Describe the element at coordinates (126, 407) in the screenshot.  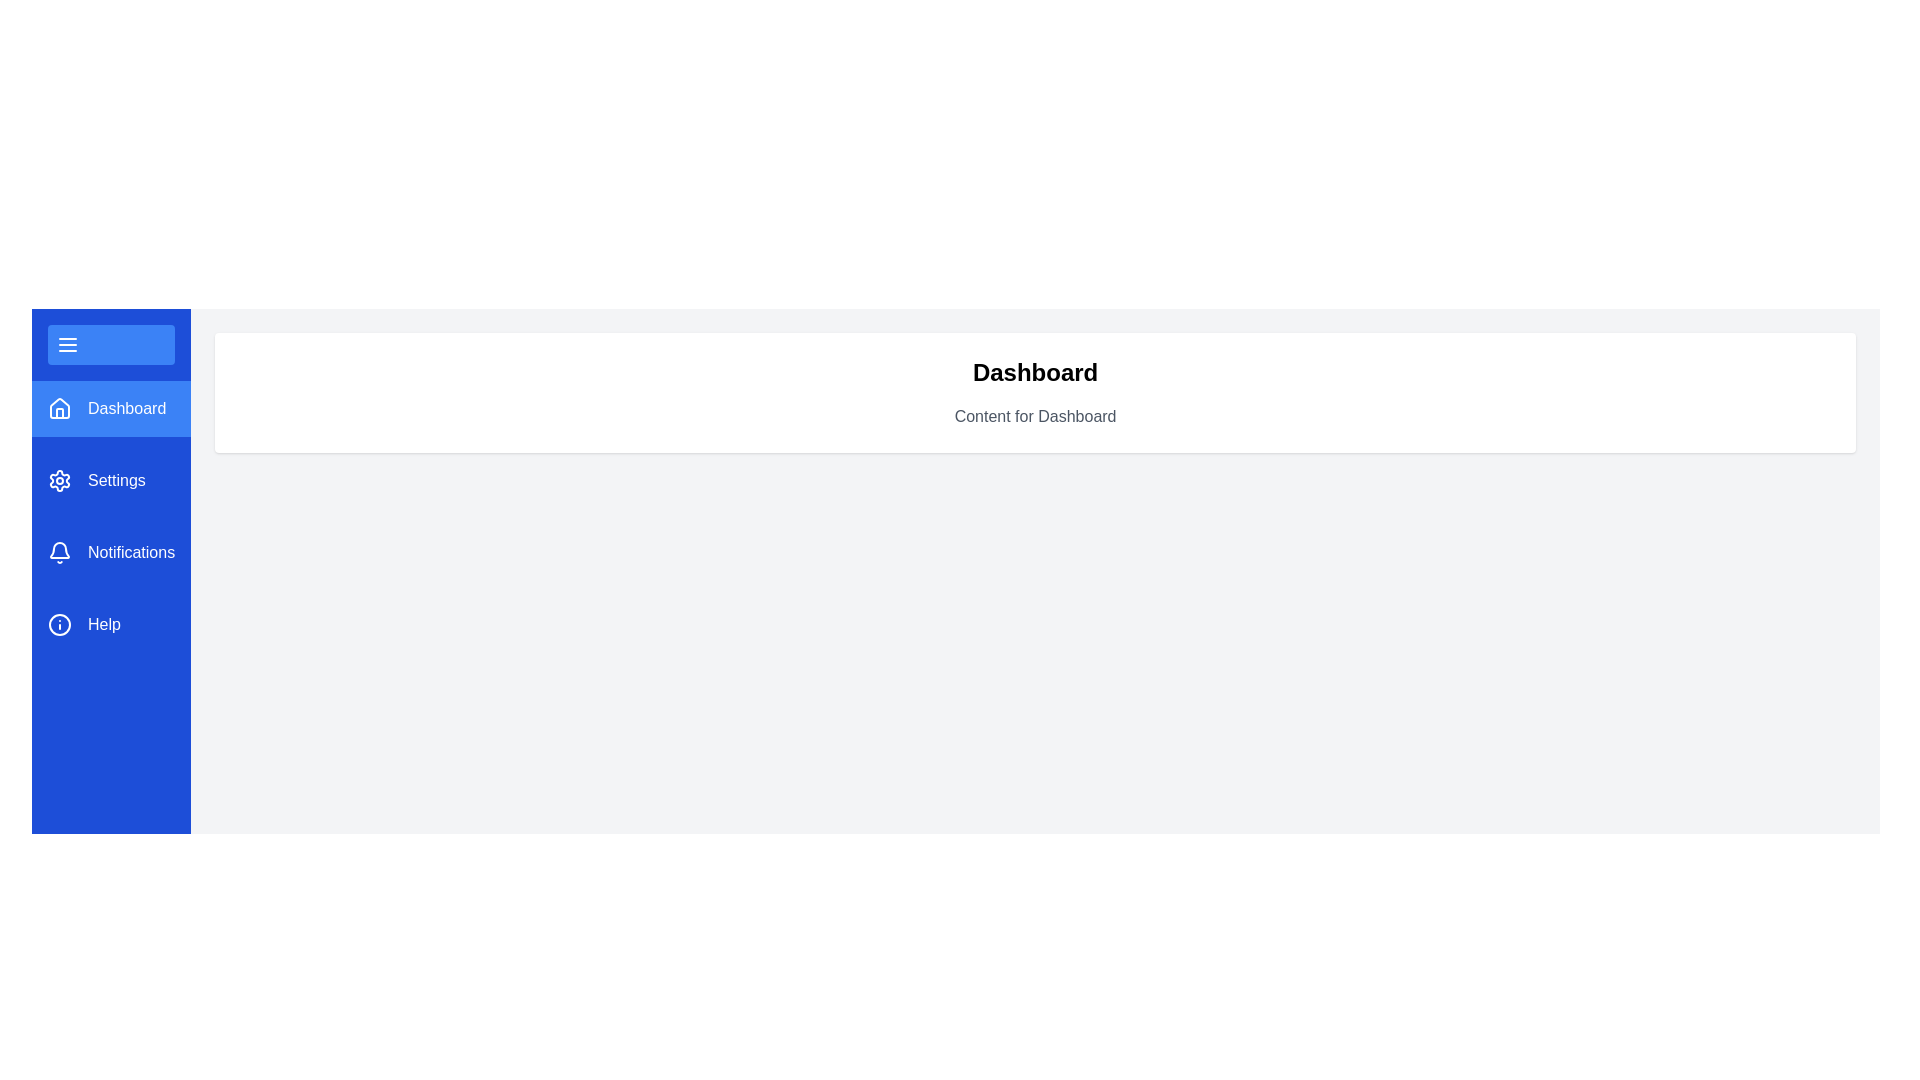
I see `the Text label in the sidebar menu that allows access to the Dashboard section` at that location.